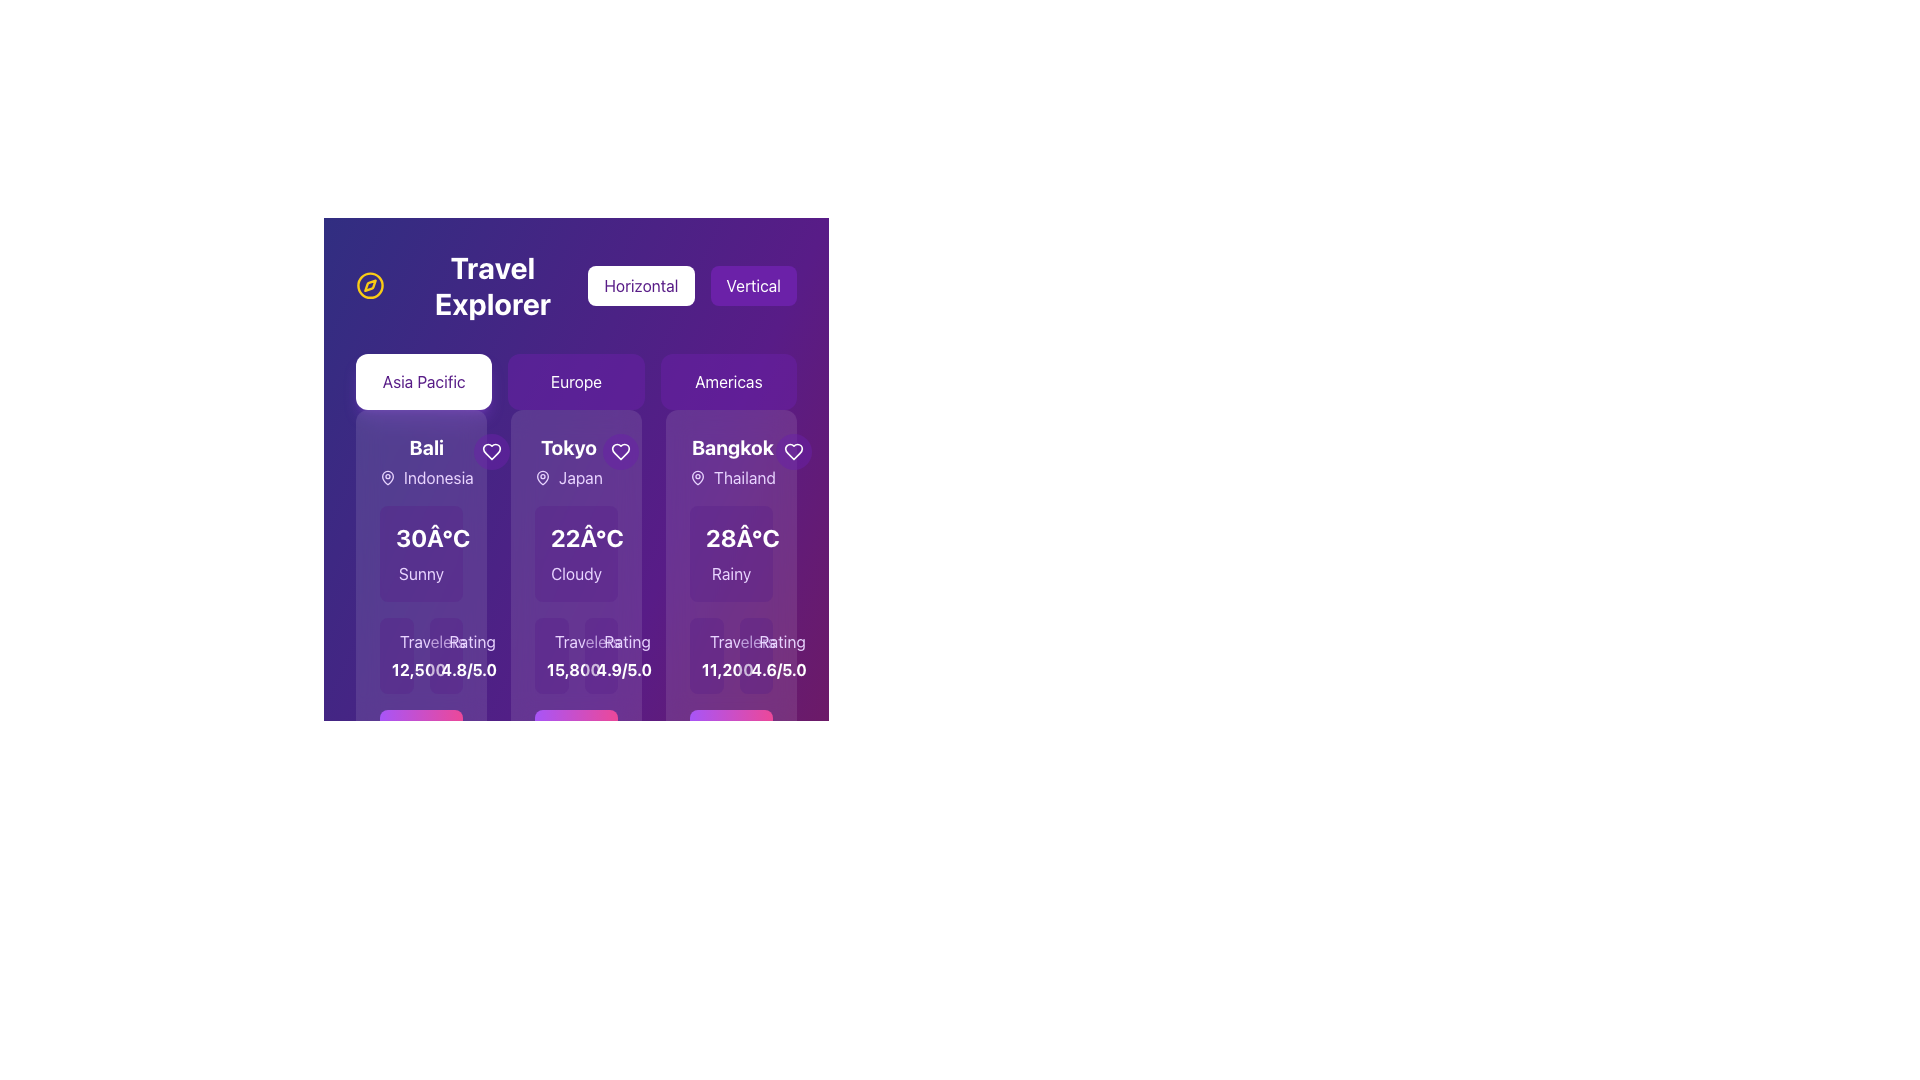 This screenshot has width=1920, height=1080. I want to click on the purple rectangular box displaying the rating value '4.6/5.0' located under the 'America' tab in the card for 'Bangkok, Thailand' to visualize the rating, so click(755, 655).